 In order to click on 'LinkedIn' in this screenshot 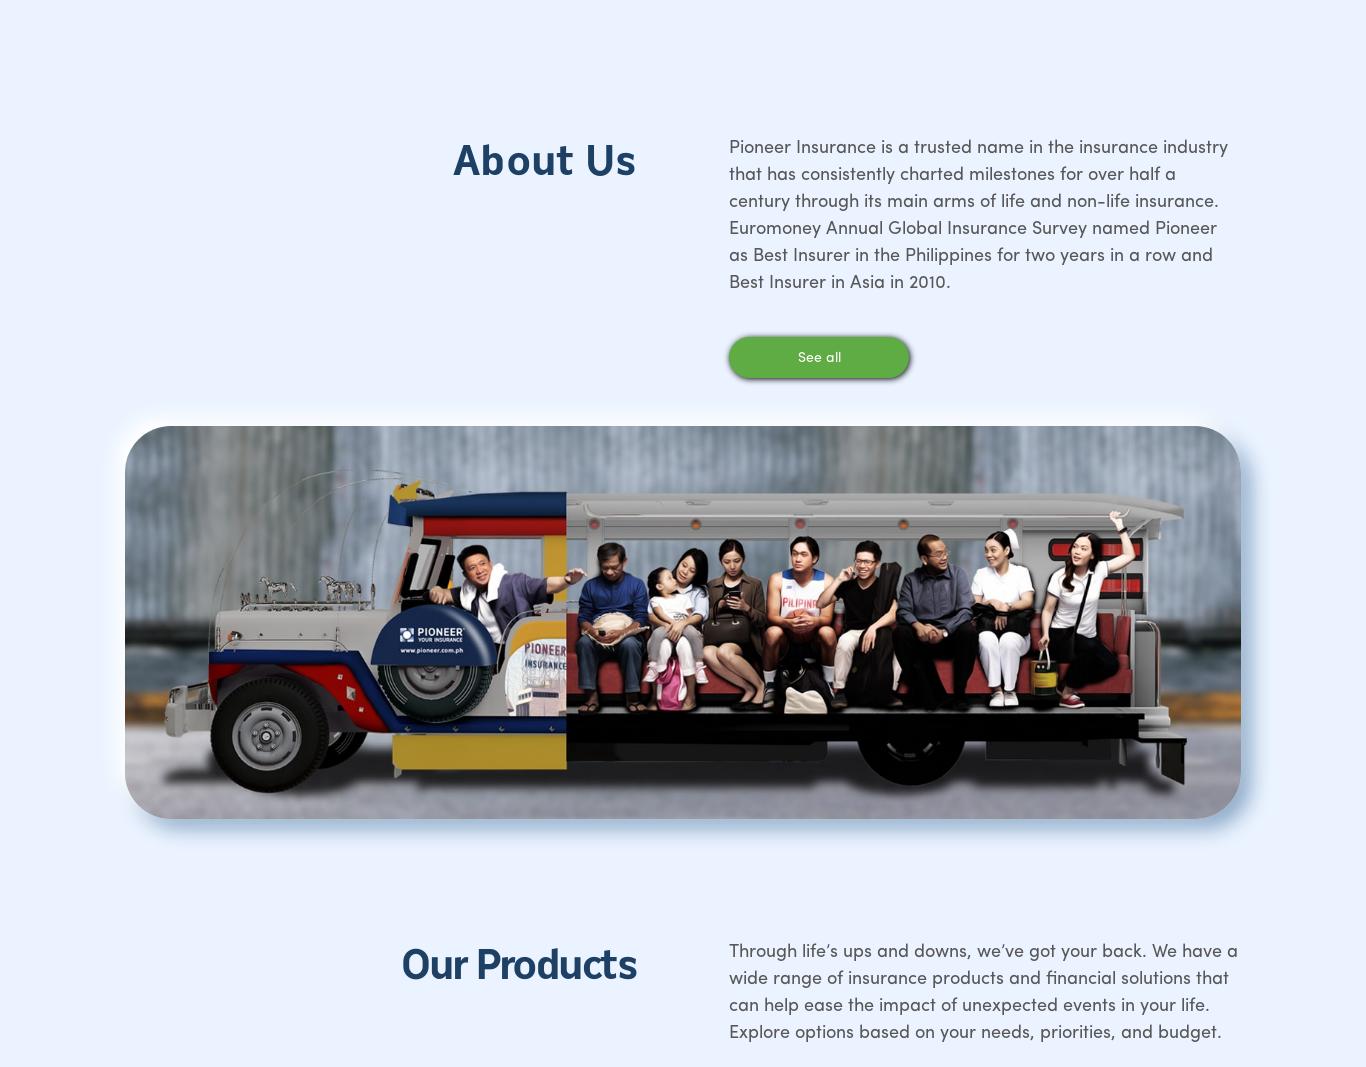, I will do `click(1062, 580)`.